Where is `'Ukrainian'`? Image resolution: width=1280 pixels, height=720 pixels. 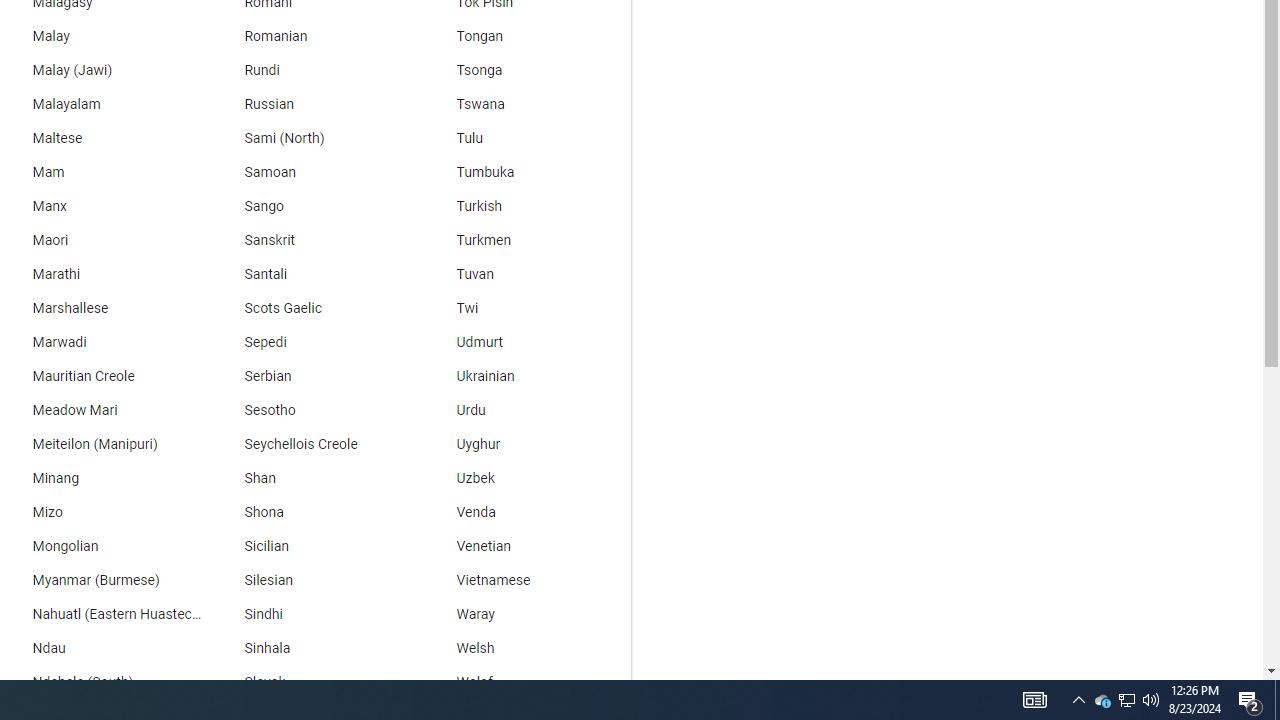 'Ukrainian' is located at coordinates (525, 376).